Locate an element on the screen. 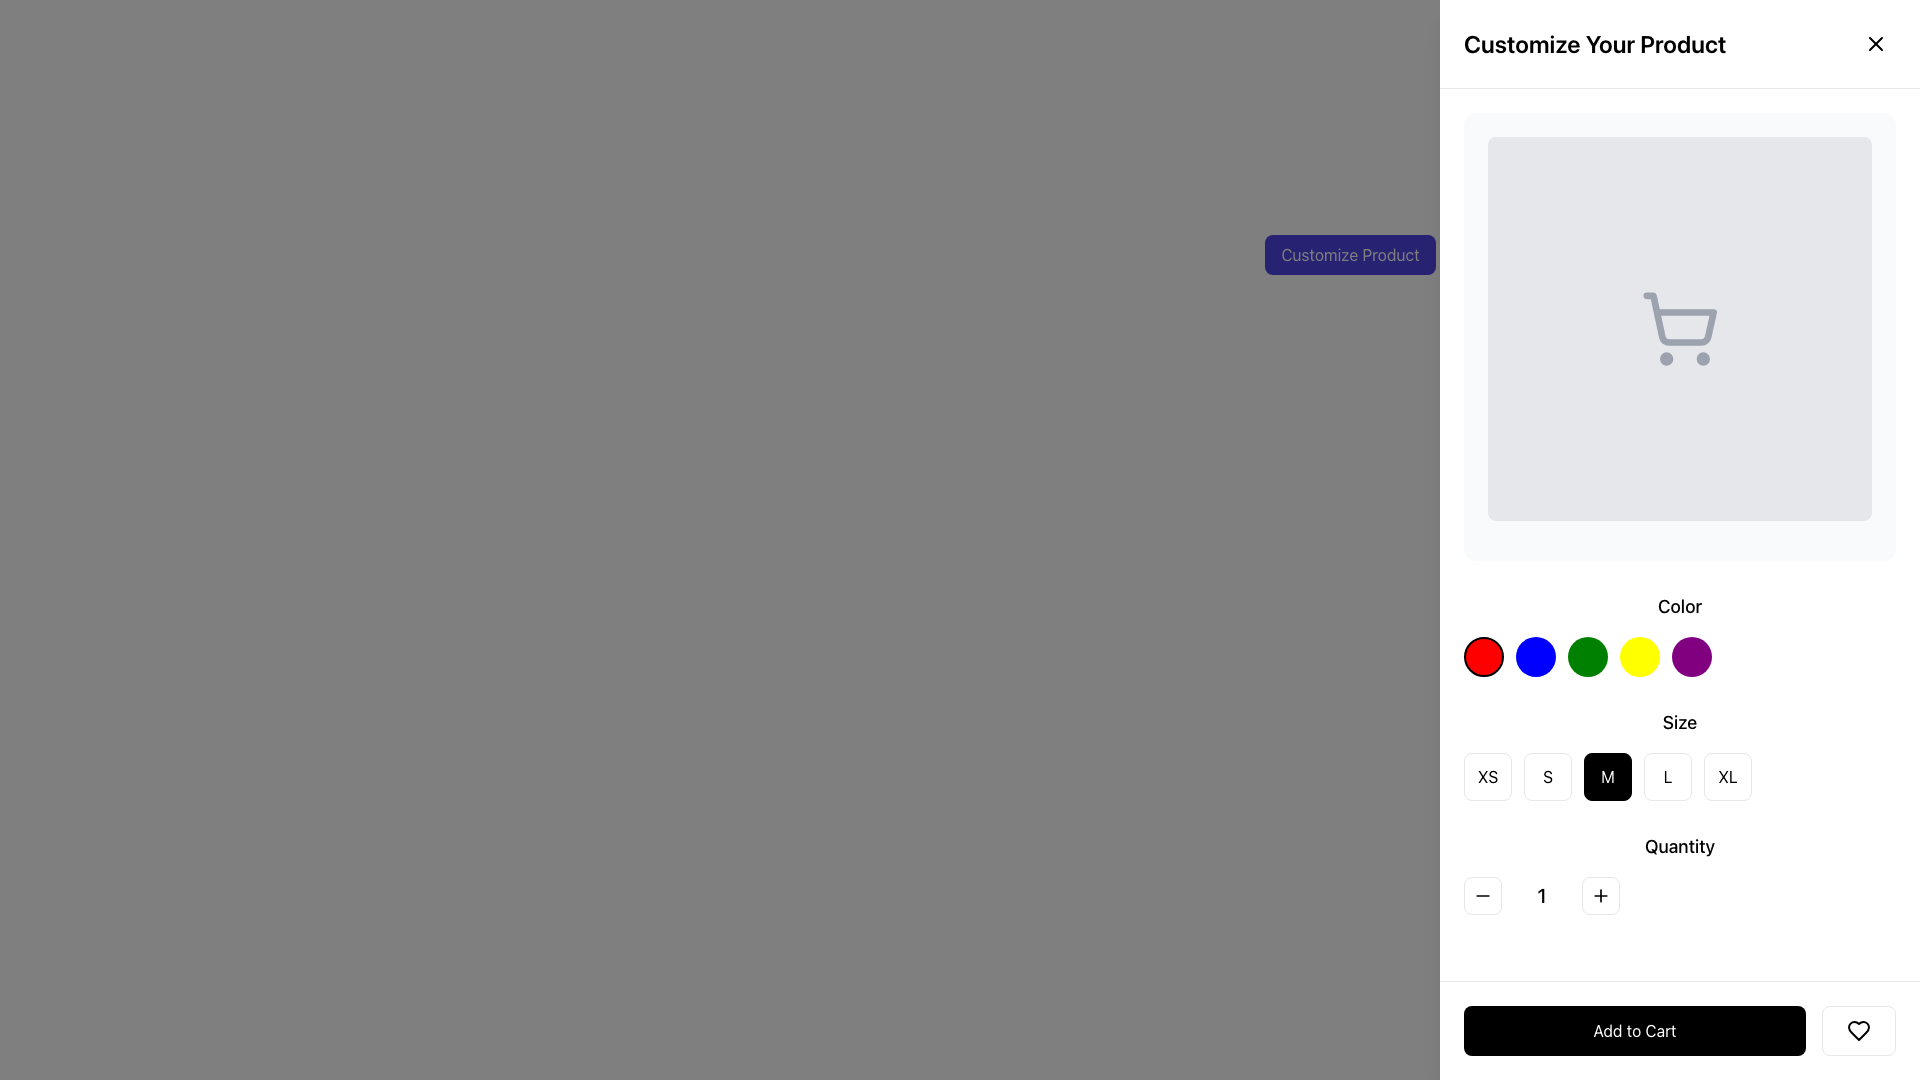 The height and width of the screenshot is (1080, 1920). the 'XL' size button, which is a rounded rectangular button with a white background and black border, located as the fifth button in the size selection row is located at coordinates (1727, 775).